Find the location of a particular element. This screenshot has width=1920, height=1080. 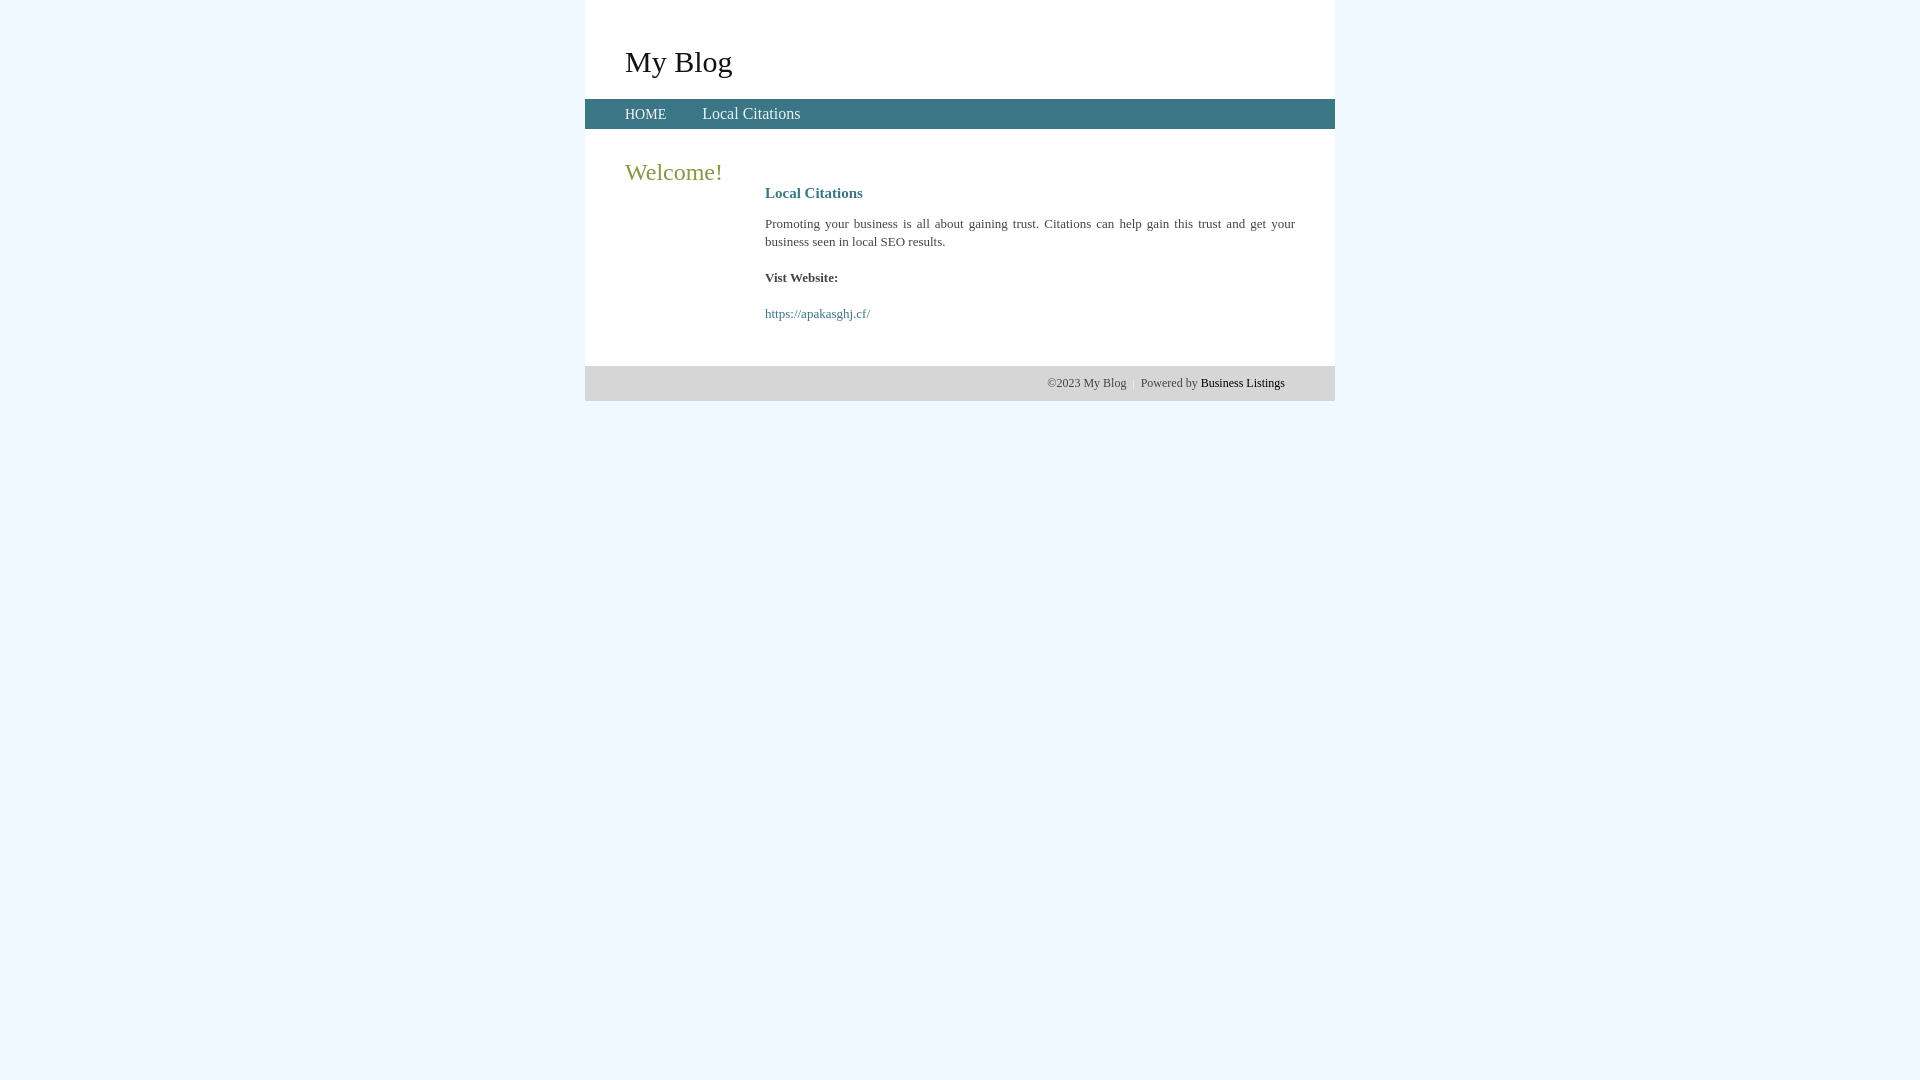

'https://apakasghj.cf/' is located at coordinates (763, 313).